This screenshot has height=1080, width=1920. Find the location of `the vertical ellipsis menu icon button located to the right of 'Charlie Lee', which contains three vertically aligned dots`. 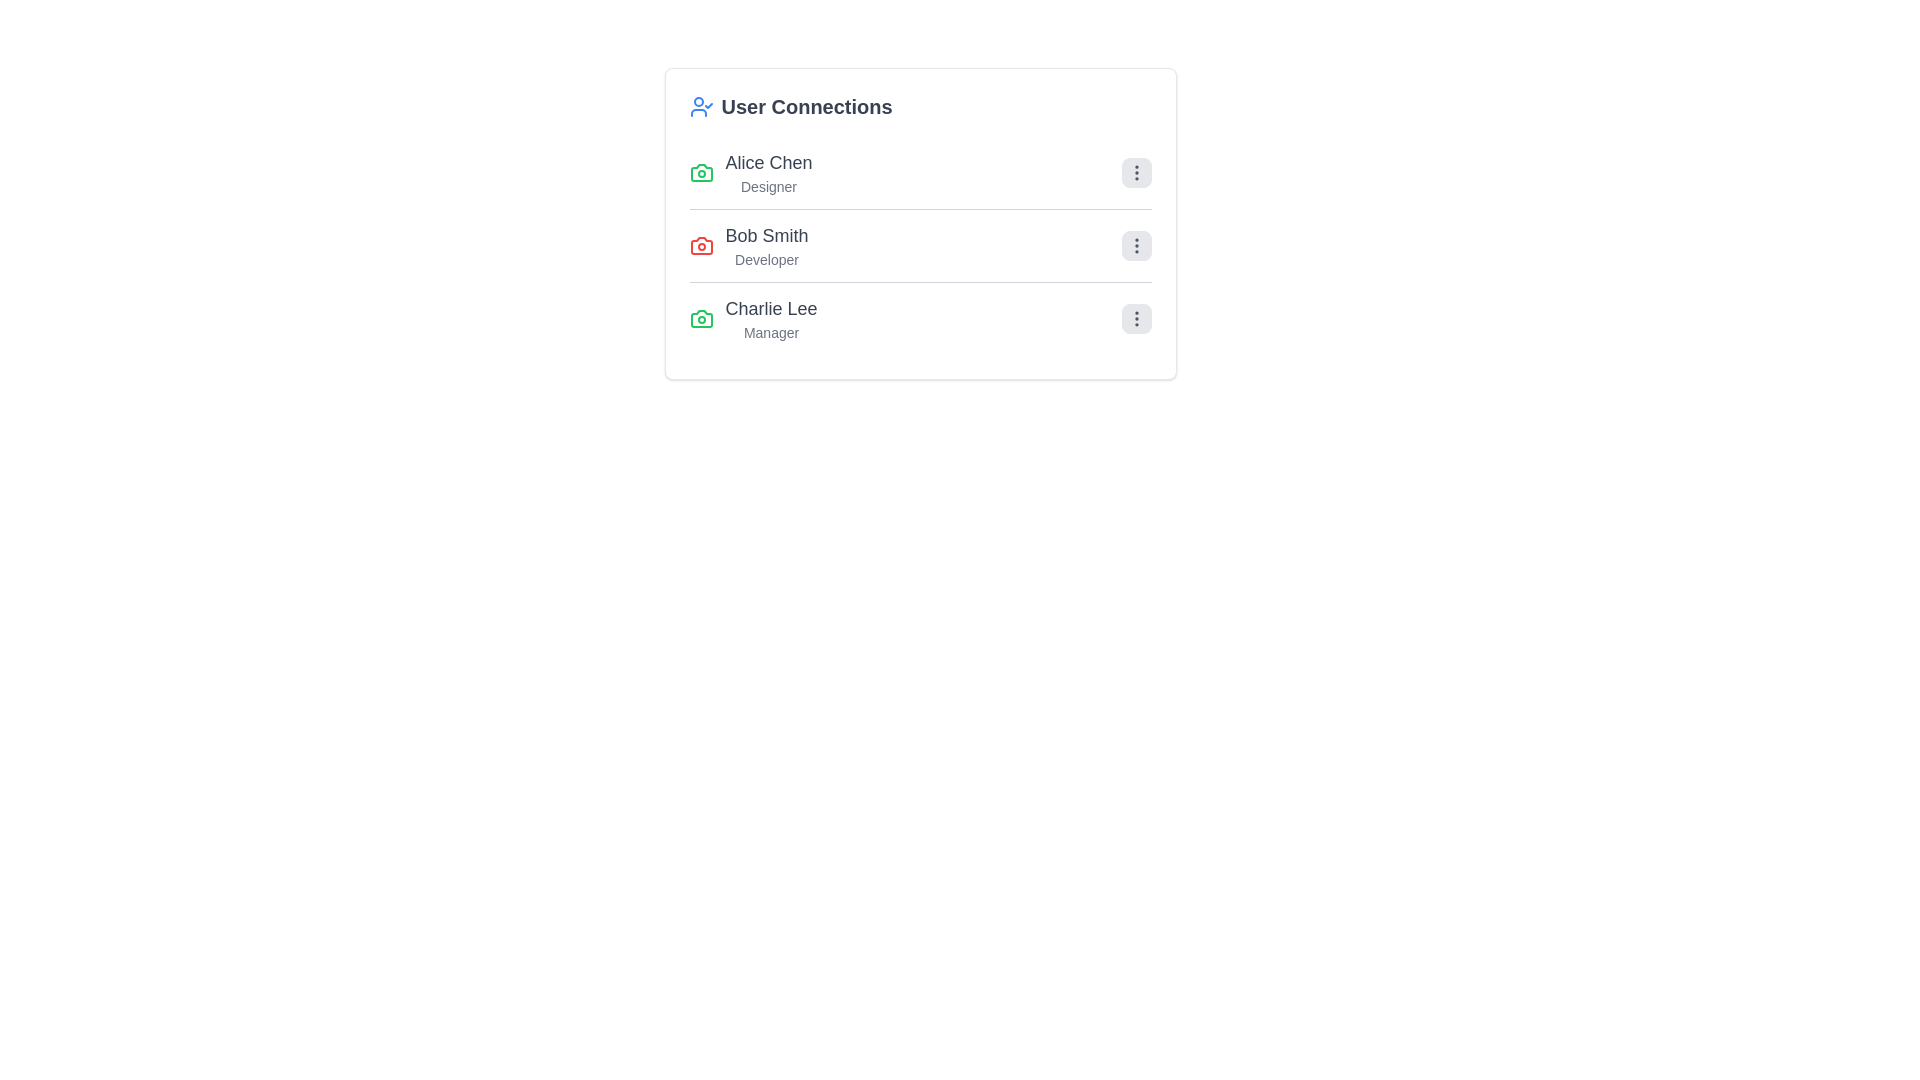

the vertical ellipsis menu icon button located to the right of 'Charlie Lee', which contains three vertically aligned dots is located at coordinates (1136, 318).